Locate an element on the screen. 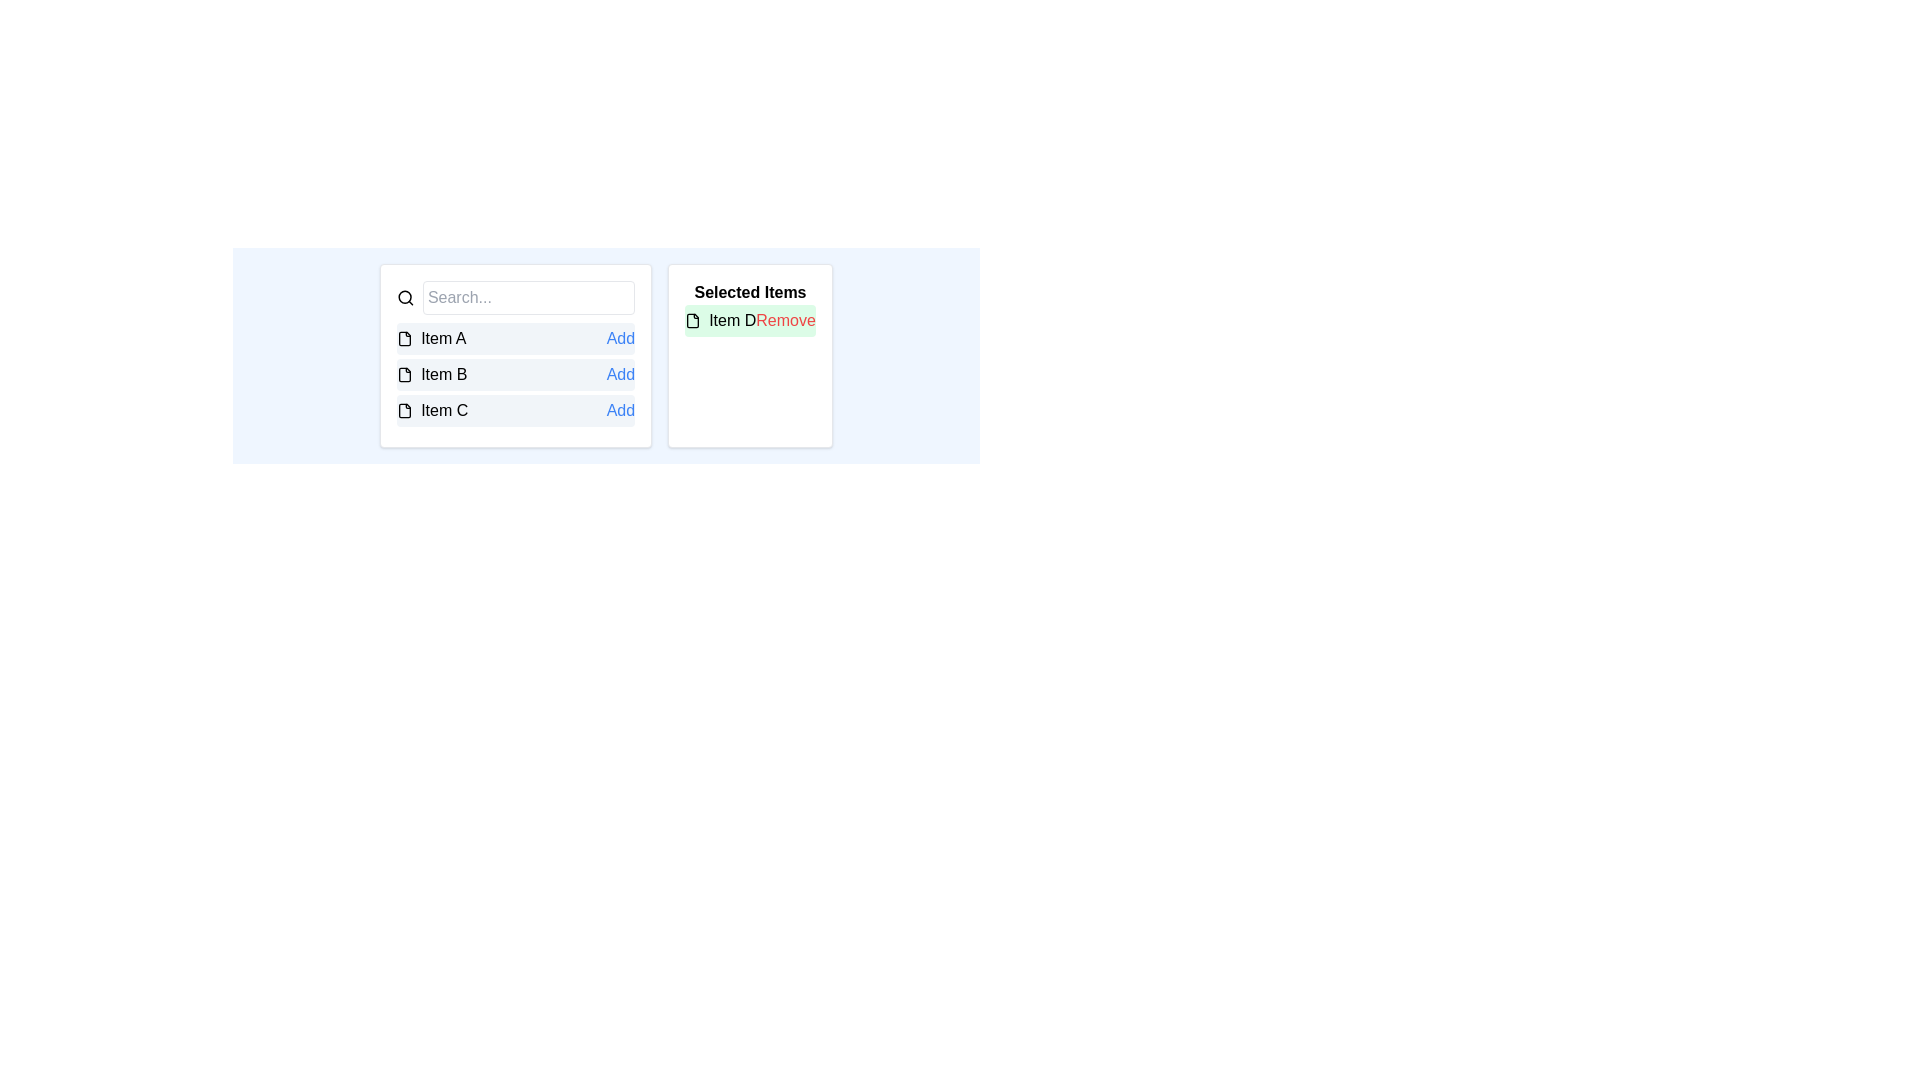  the graphical icon representing a 'file' type located to the left of 'Item A' in the left panel of the interface is located at coordinates (404, 338).